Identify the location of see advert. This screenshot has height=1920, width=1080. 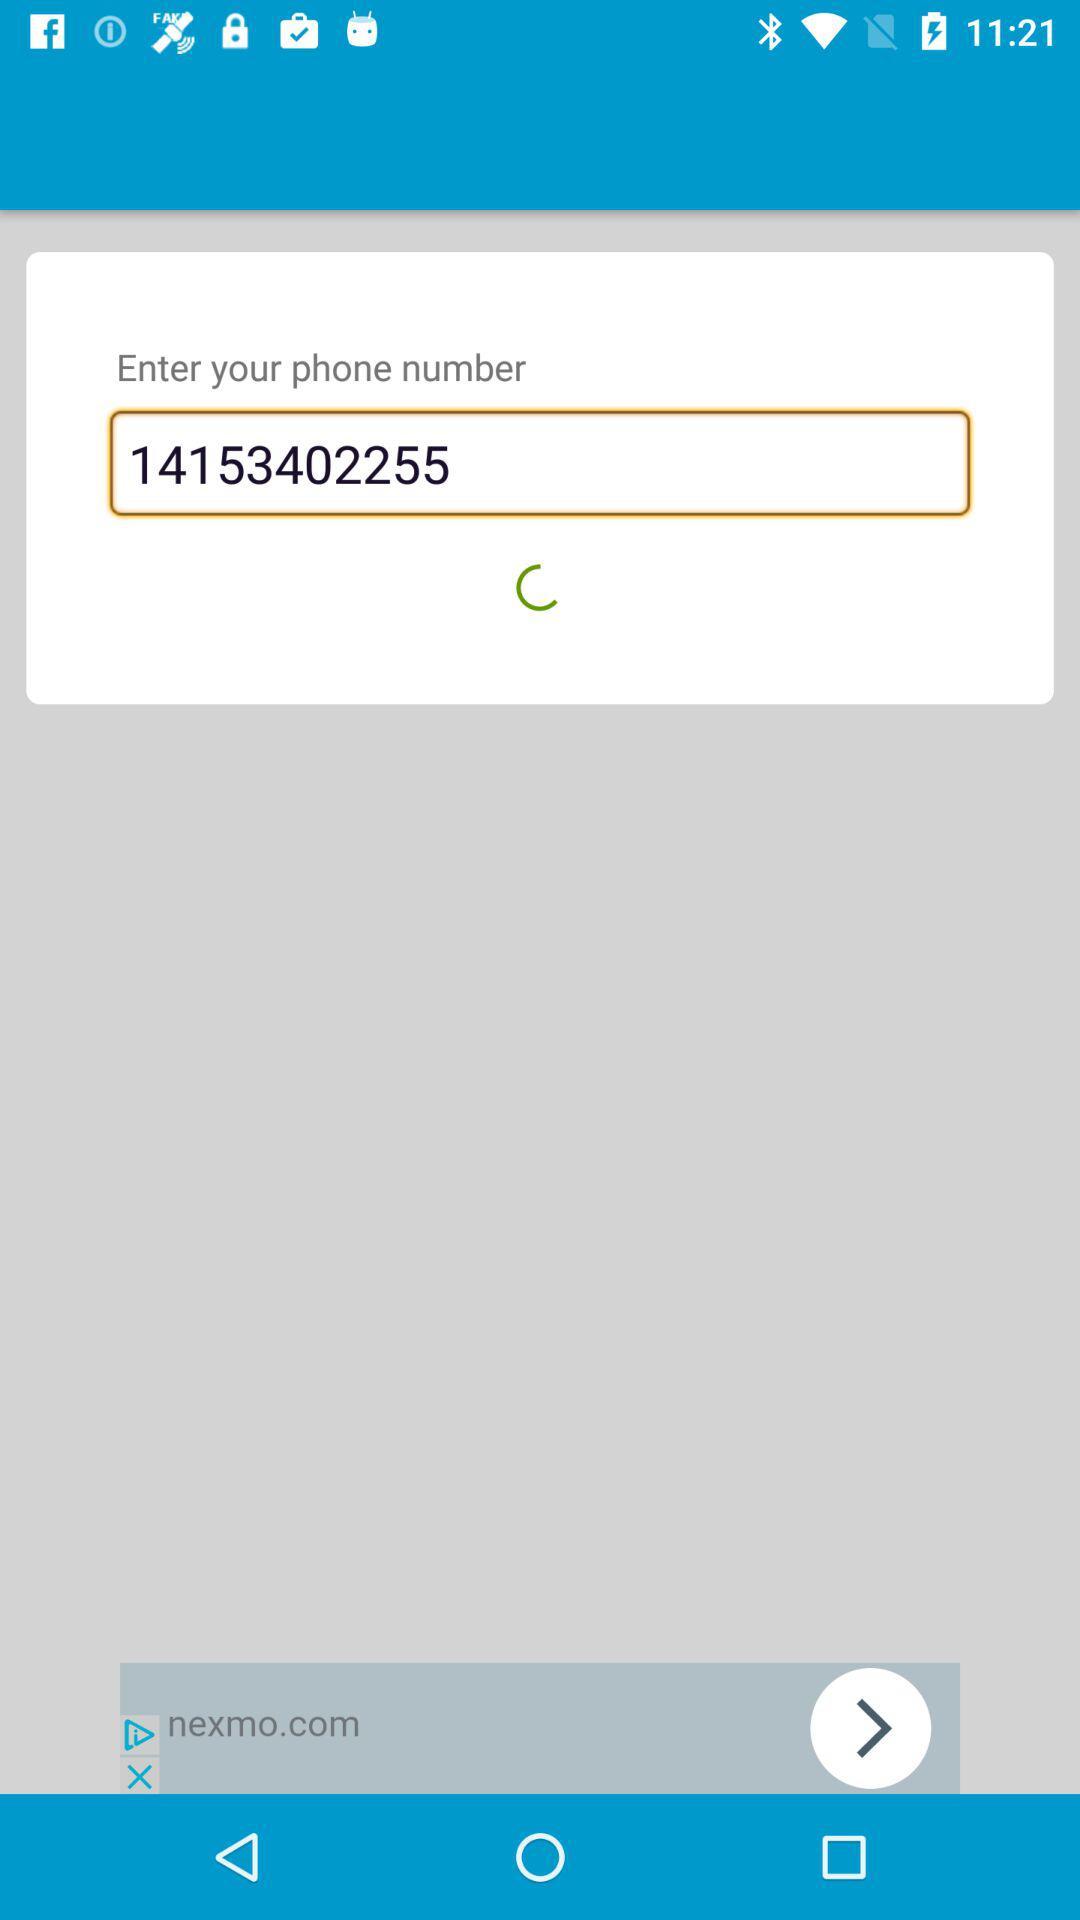
(540, 1727).